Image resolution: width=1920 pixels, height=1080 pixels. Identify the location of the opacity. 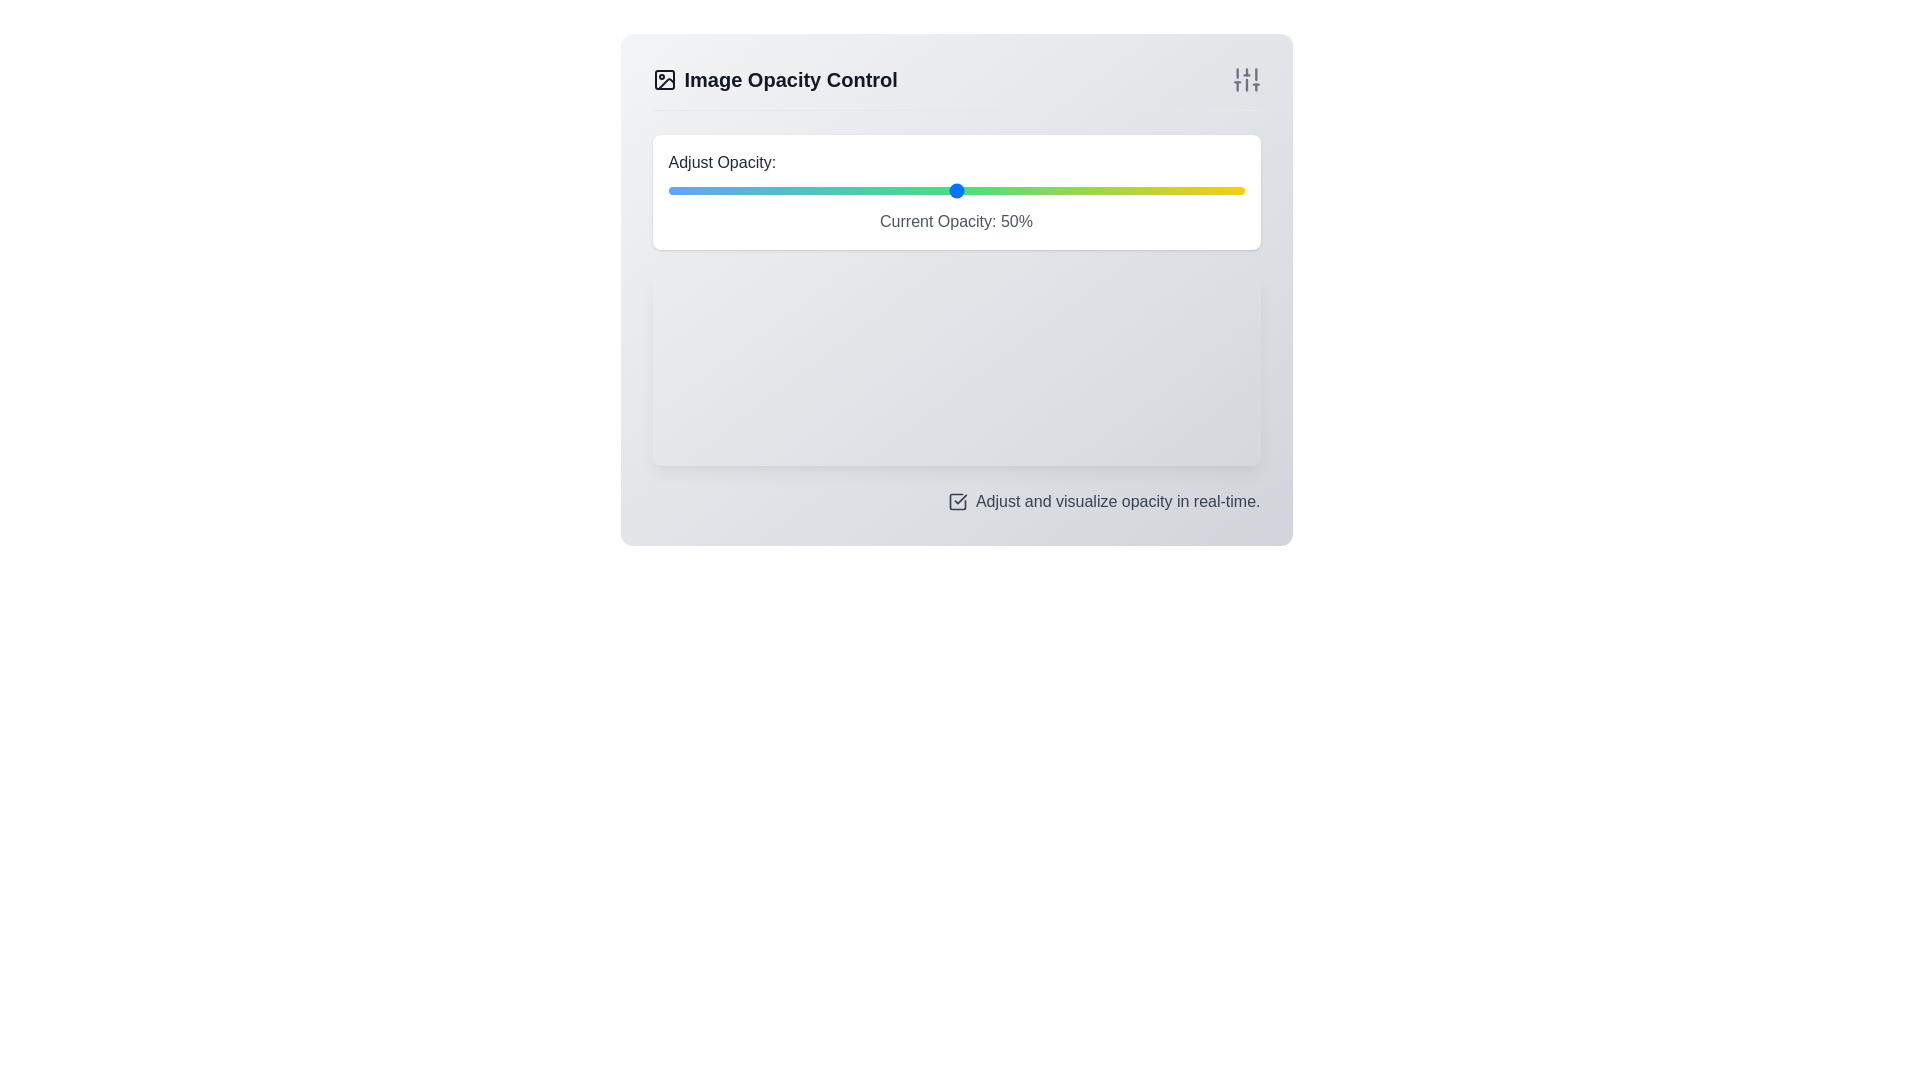
(1088, 191).